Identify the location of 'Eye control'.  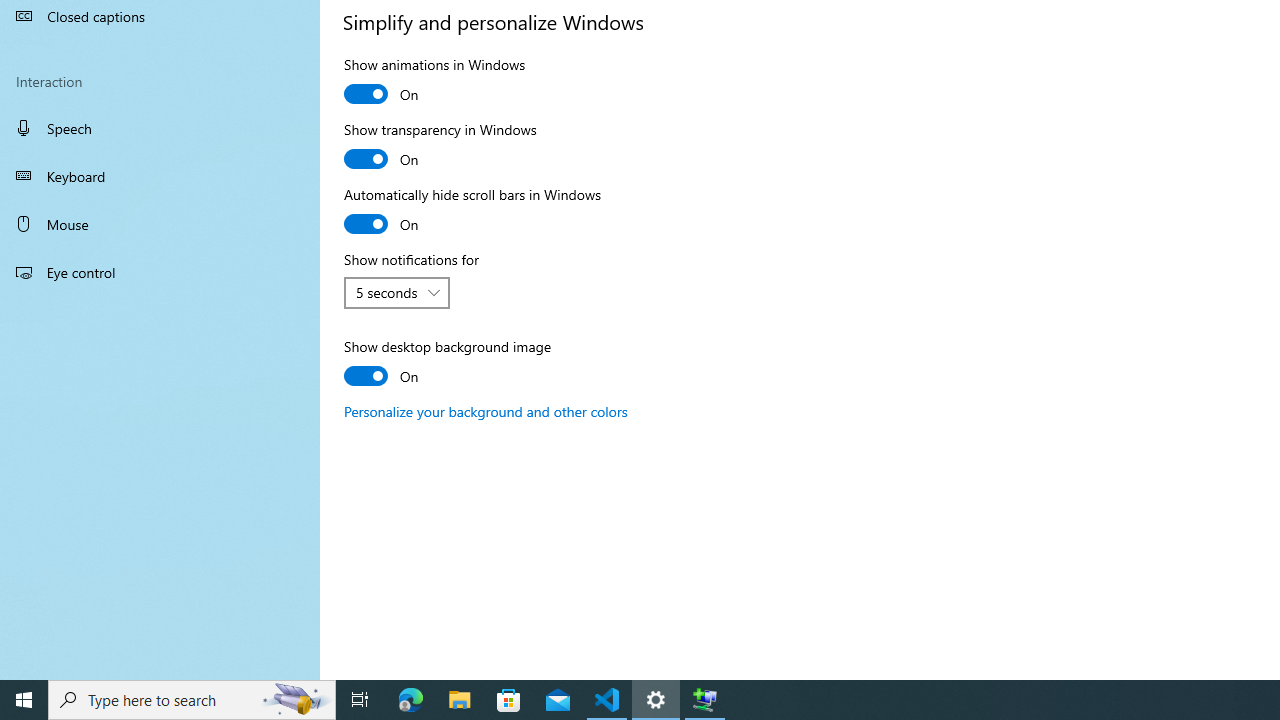
(160, 271).